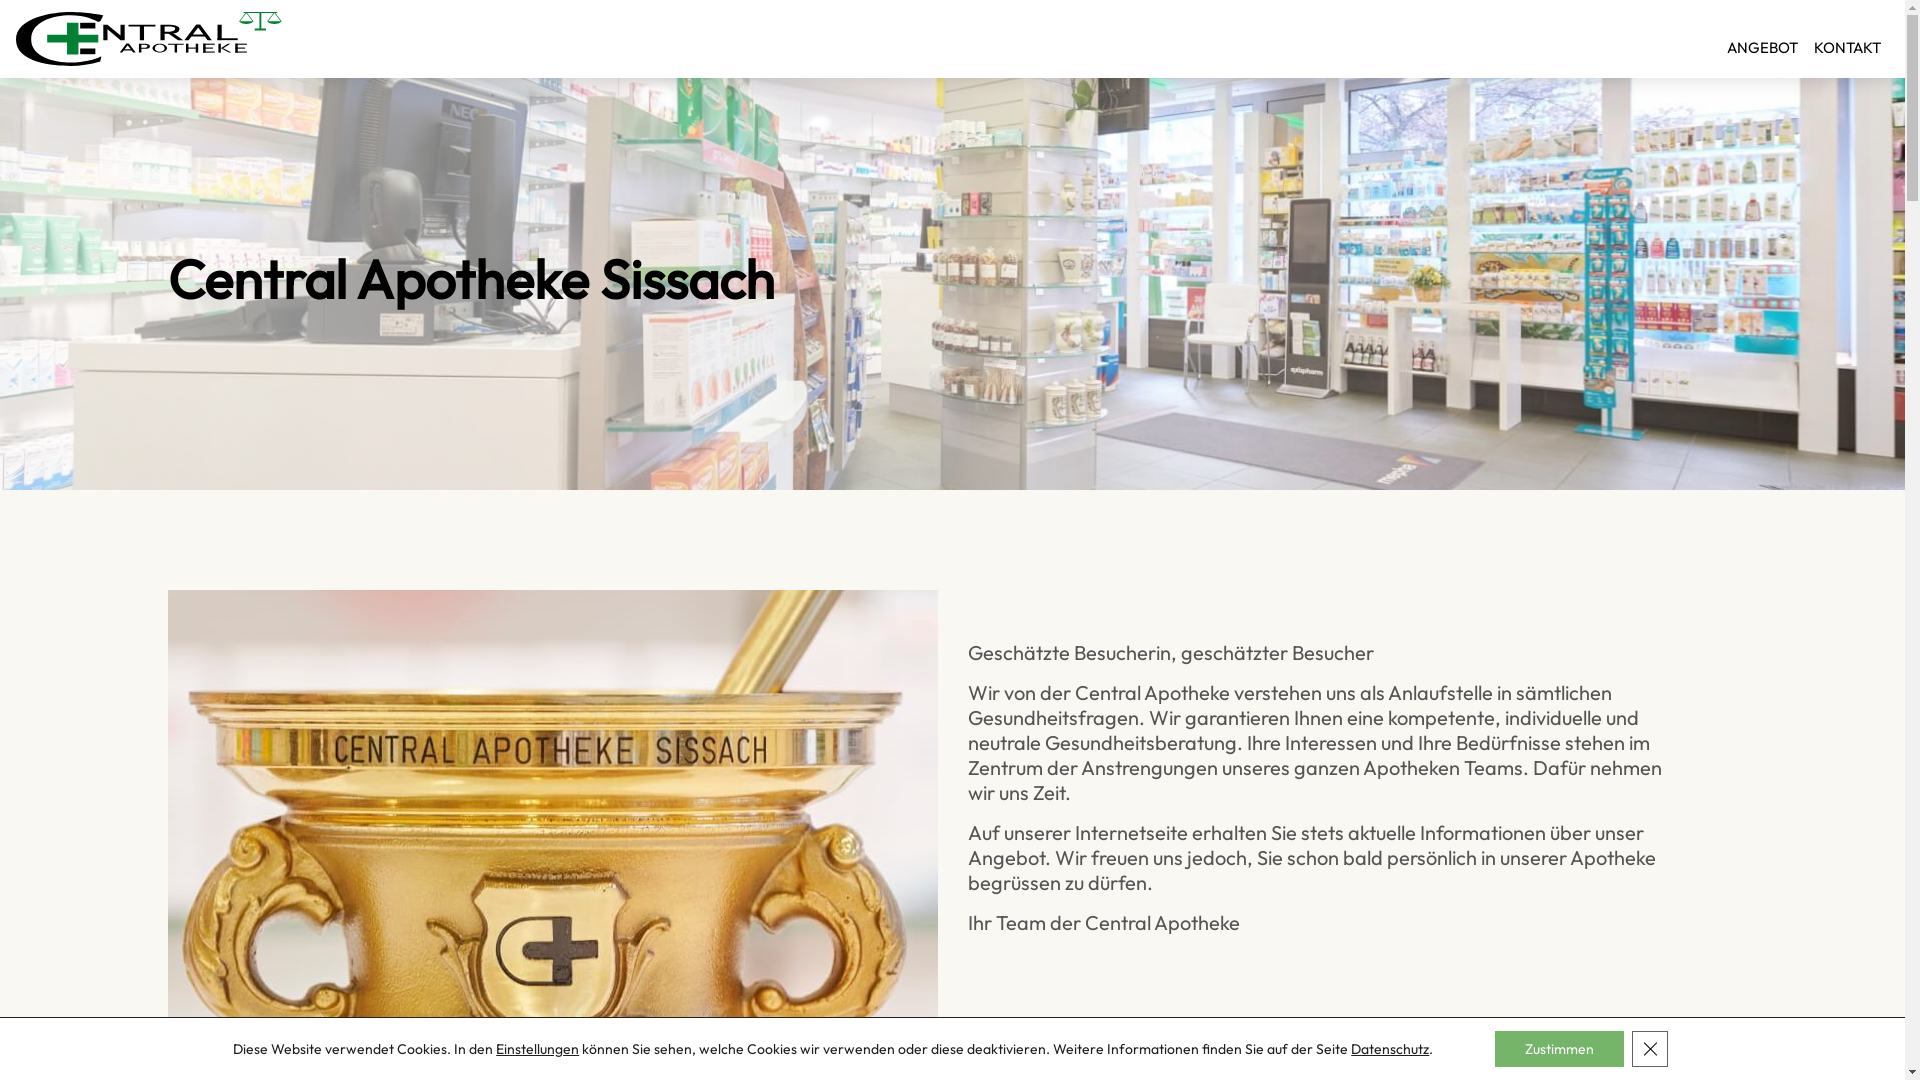  I want to click on 'KONTAKT', so click(1846, 38).